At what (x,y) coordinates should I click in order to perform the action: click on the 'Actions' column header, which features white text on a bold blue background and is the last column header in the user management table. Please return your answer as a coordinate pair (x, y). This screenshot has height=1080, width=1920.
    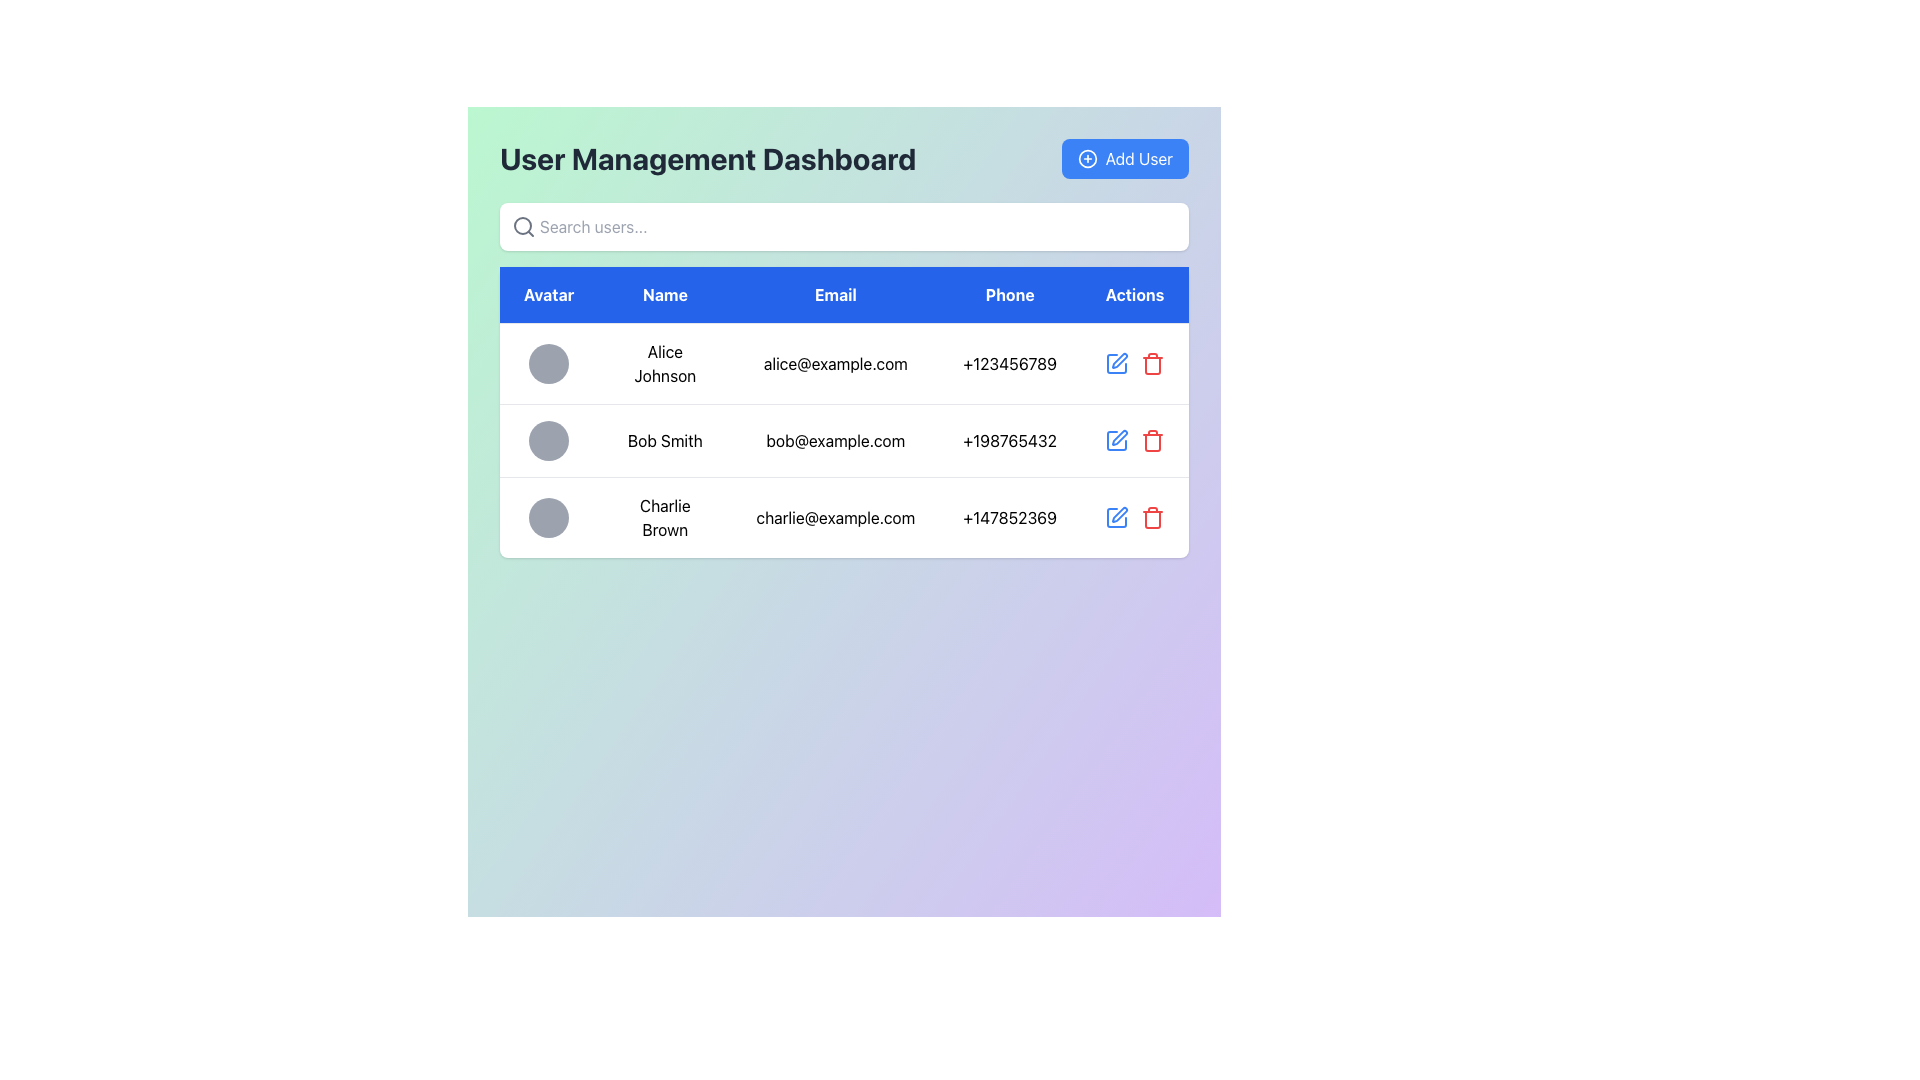
    Looking at the image, I should click on (1134, 294).